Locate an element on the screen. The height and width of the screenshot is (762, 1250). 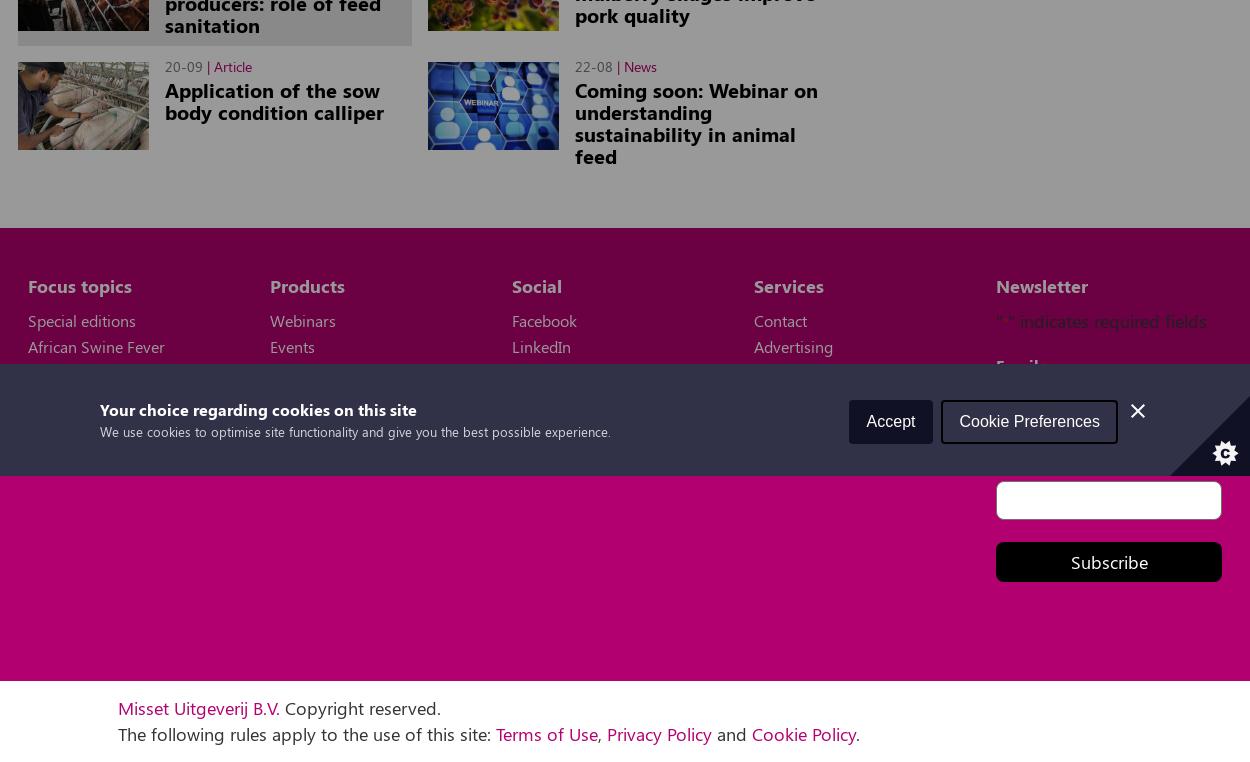
'Products' is located at coordinates (307, 284).